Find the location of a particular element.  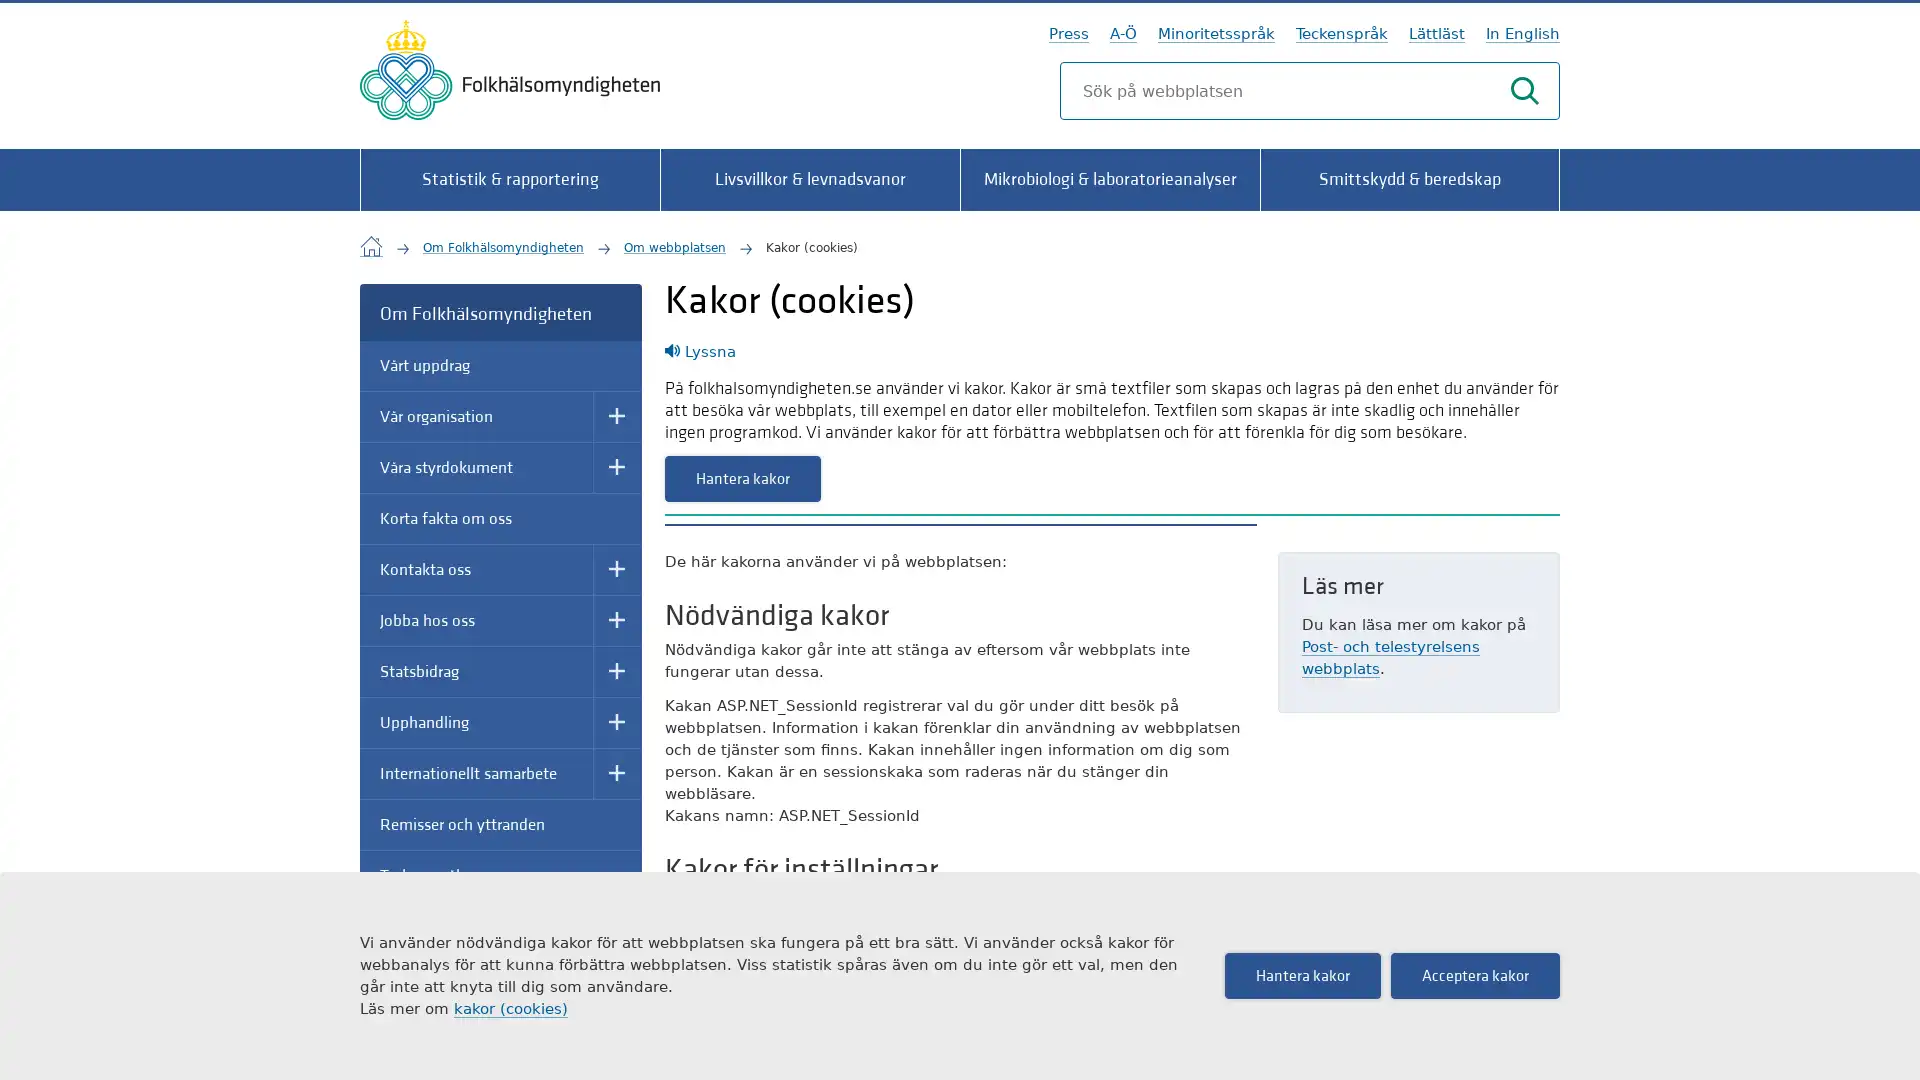

Expandera is located at coordinates (616, 467).